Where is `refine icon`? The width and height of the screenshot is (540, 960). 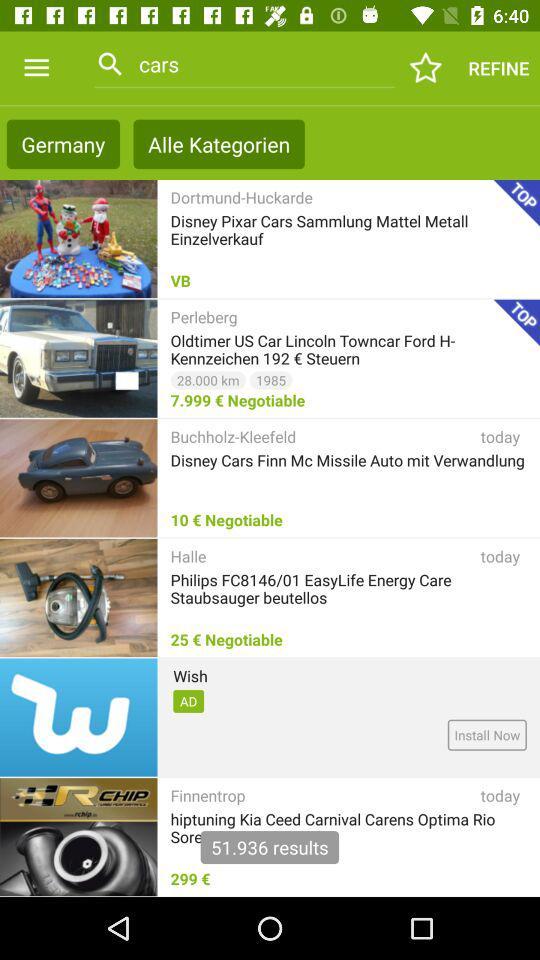
refine icon is located at coordinates (497, 68).